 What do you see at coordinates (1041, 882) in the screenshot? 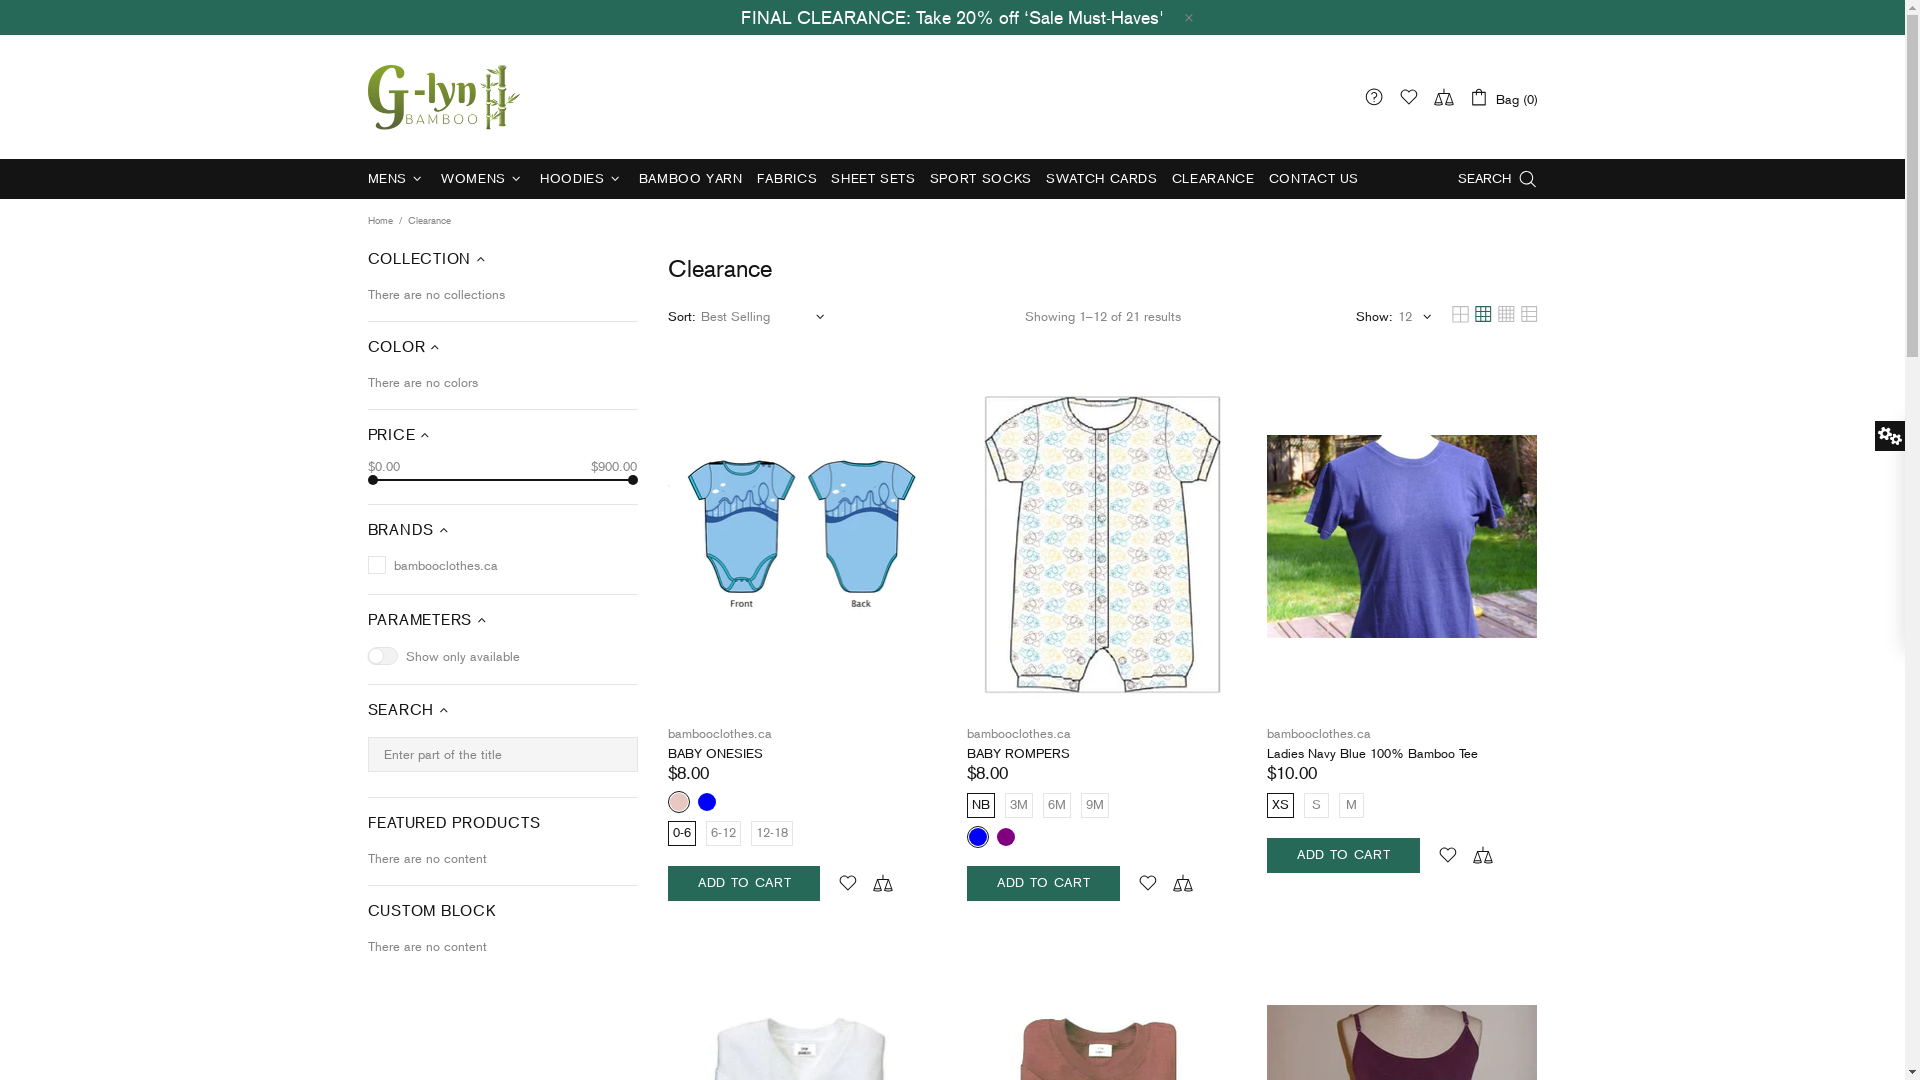
I see `'ADD TO CART'` at bounding box center [1041, 882].